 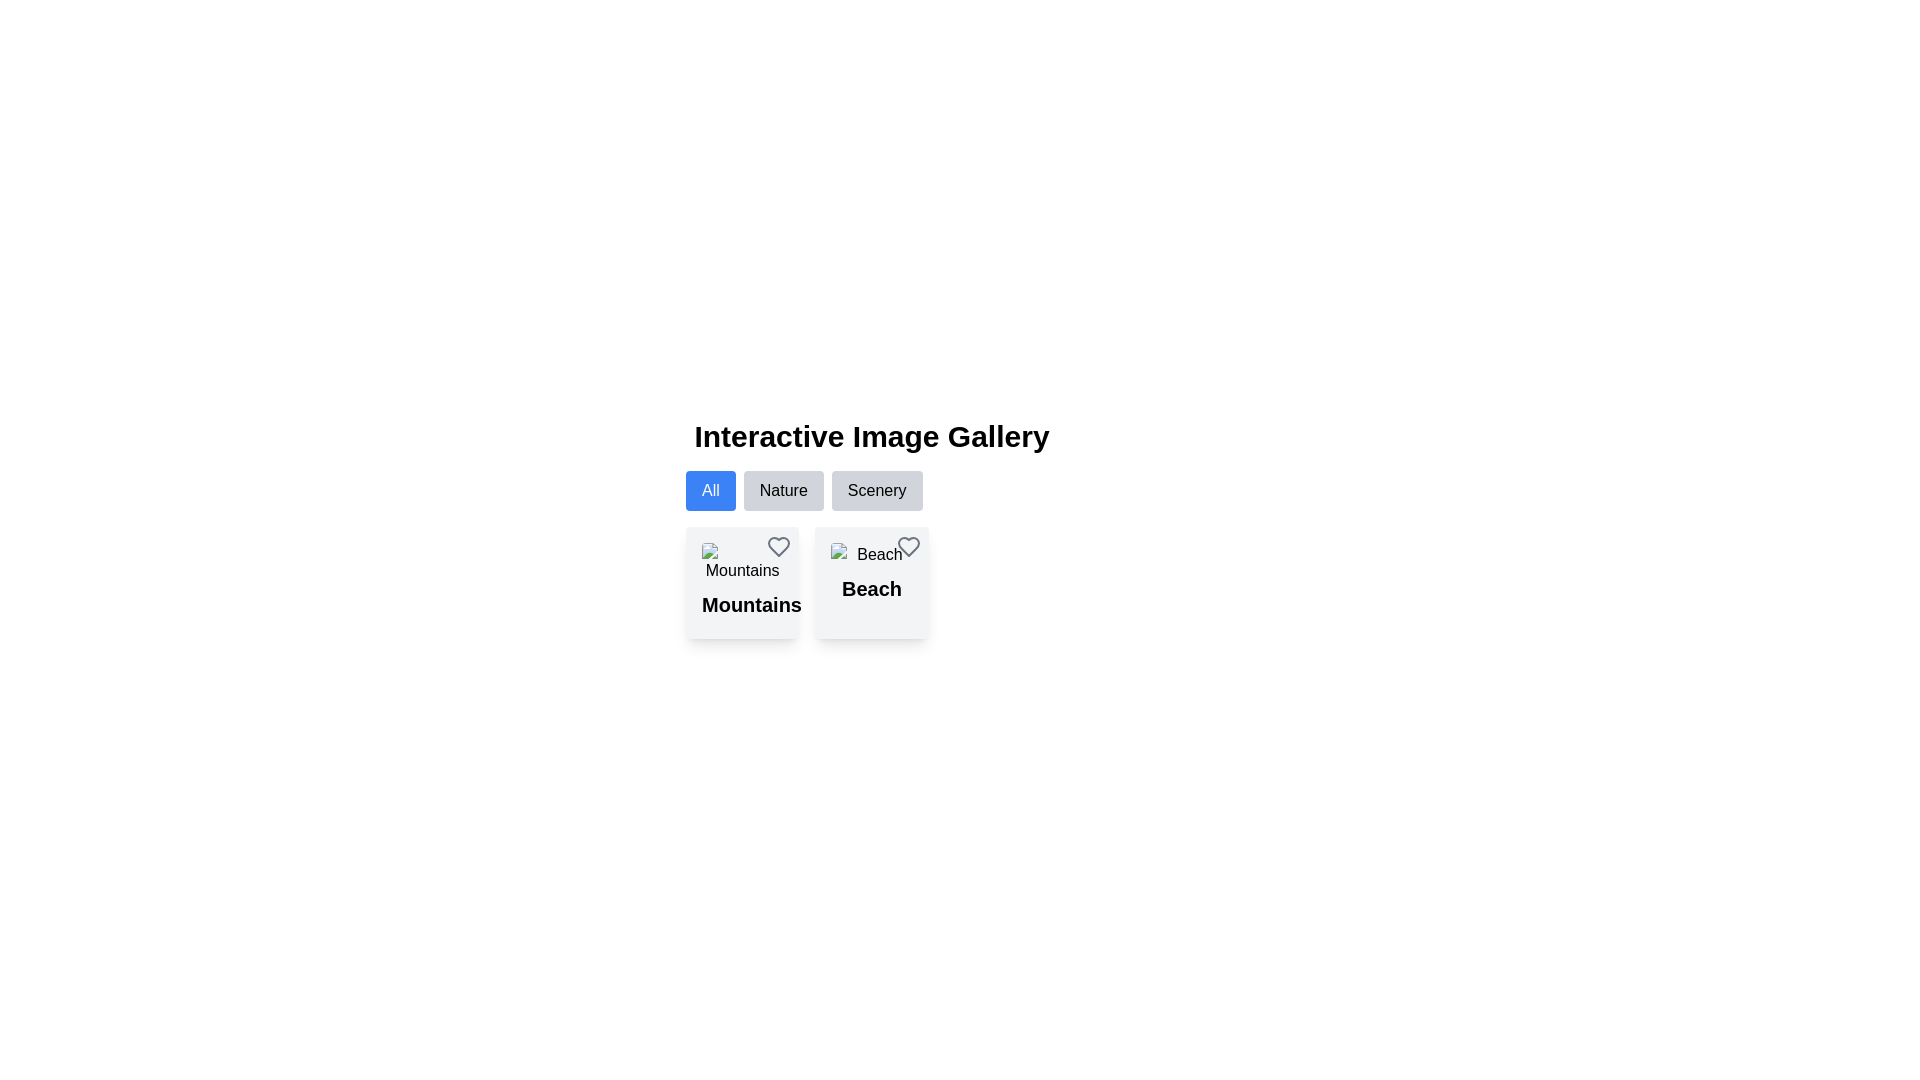 What do you see at coordinates (872, 527) in the screenshot?
I see `the 'Beach' Clickable Card located in the second column of the grid layout, below the filters and to the right of the 'Mountains' card` at bounding box center [872, 527].